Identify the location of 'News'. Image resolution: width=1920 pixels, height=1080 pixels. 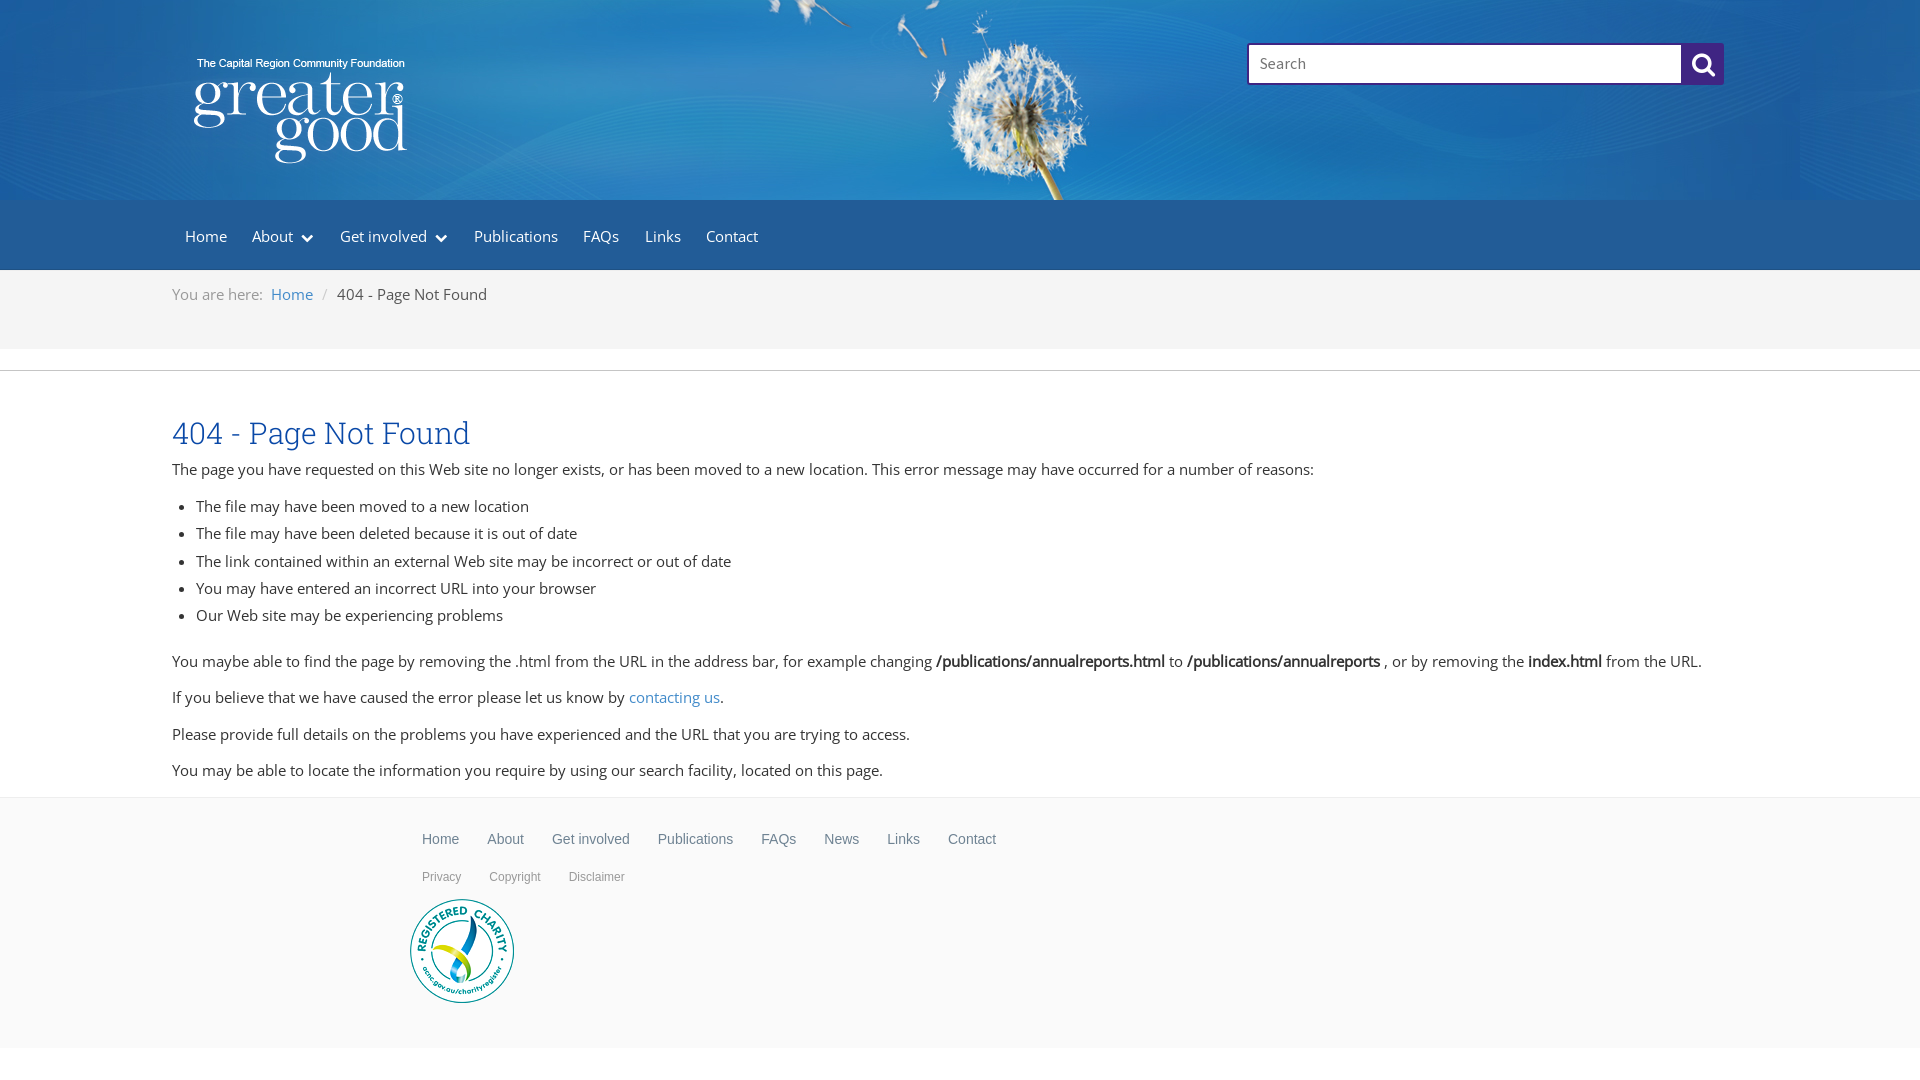
(841, 839).